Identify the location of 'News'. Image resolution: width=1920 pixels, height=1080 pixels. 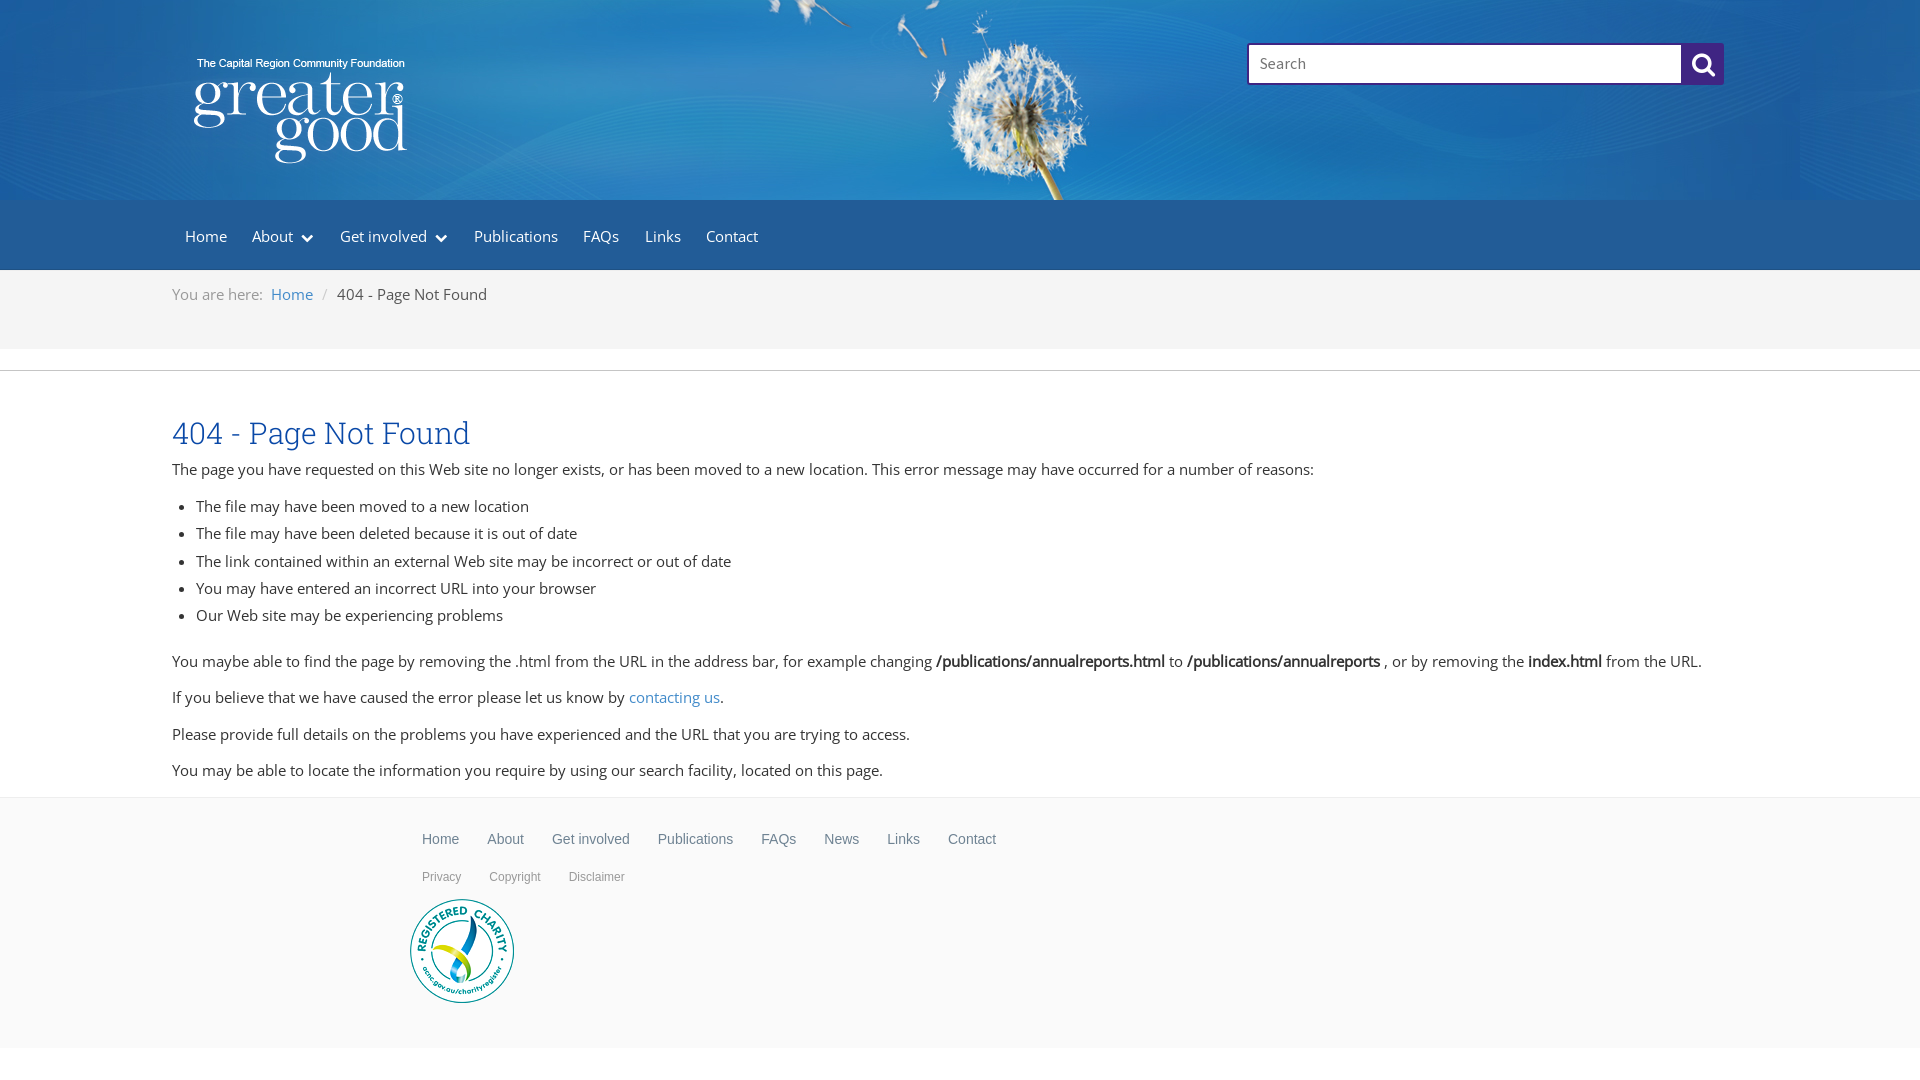
(841, 839).